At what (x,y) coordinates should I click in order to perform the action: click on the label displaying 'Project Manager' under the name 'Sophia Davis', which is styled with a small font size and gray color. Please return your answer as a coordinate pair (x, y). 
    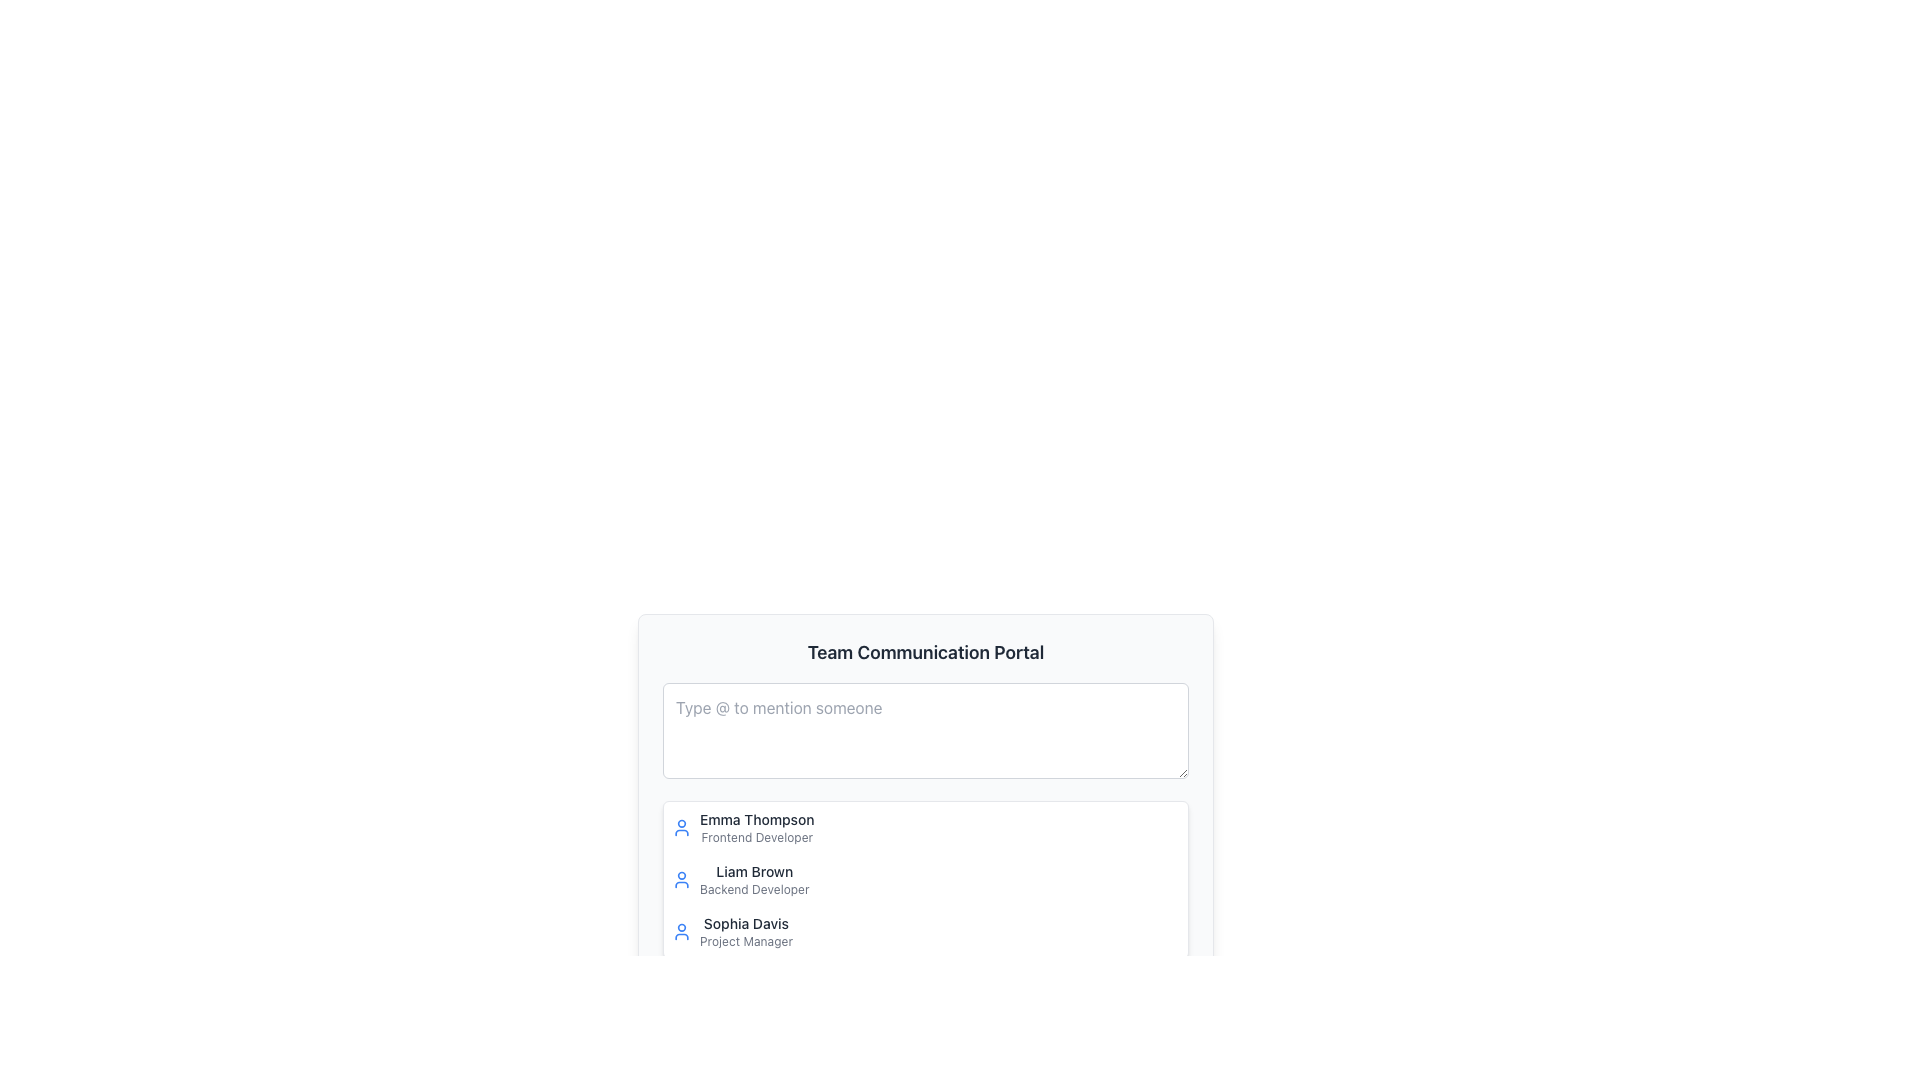
    Looking at the image, I should click on (745, 941).